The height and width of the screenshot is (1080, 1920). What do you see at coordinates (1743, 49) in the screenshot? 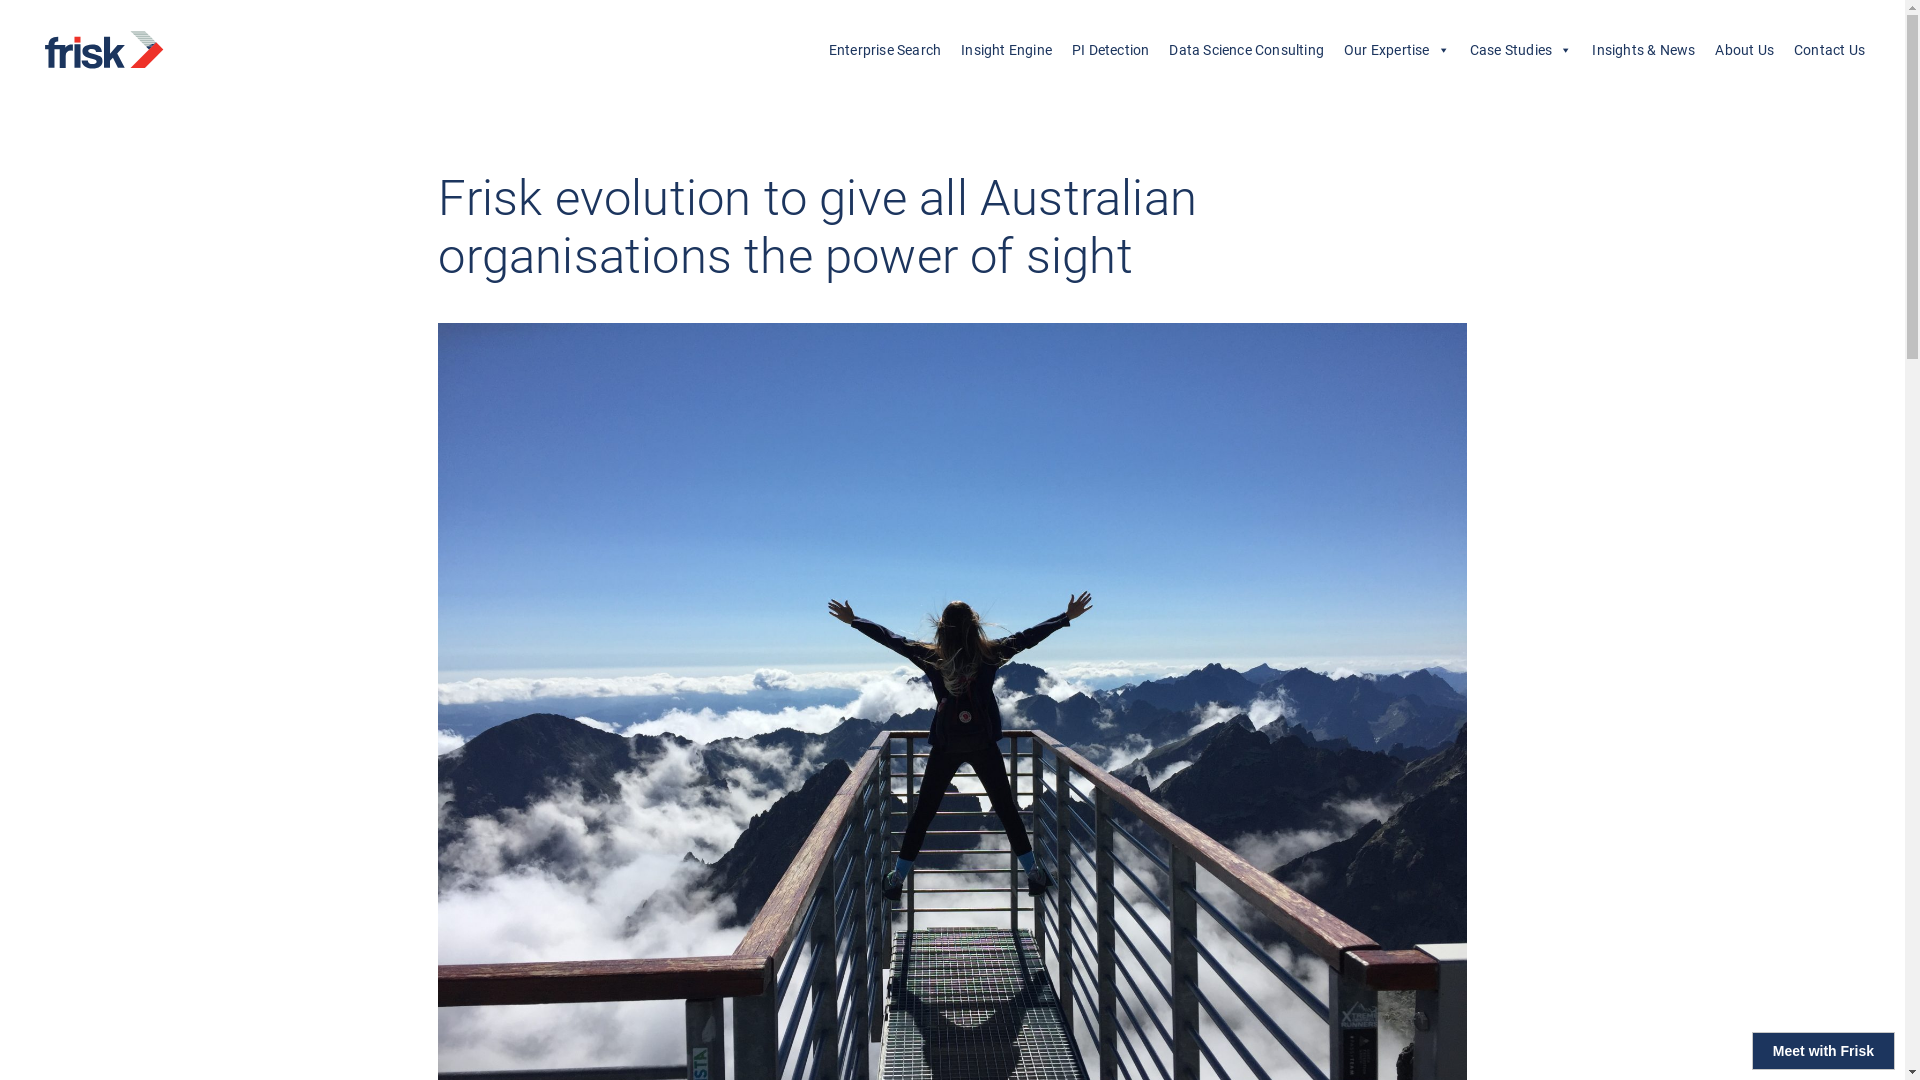
I see `'About Us'` at bounding box center [1743, 49].